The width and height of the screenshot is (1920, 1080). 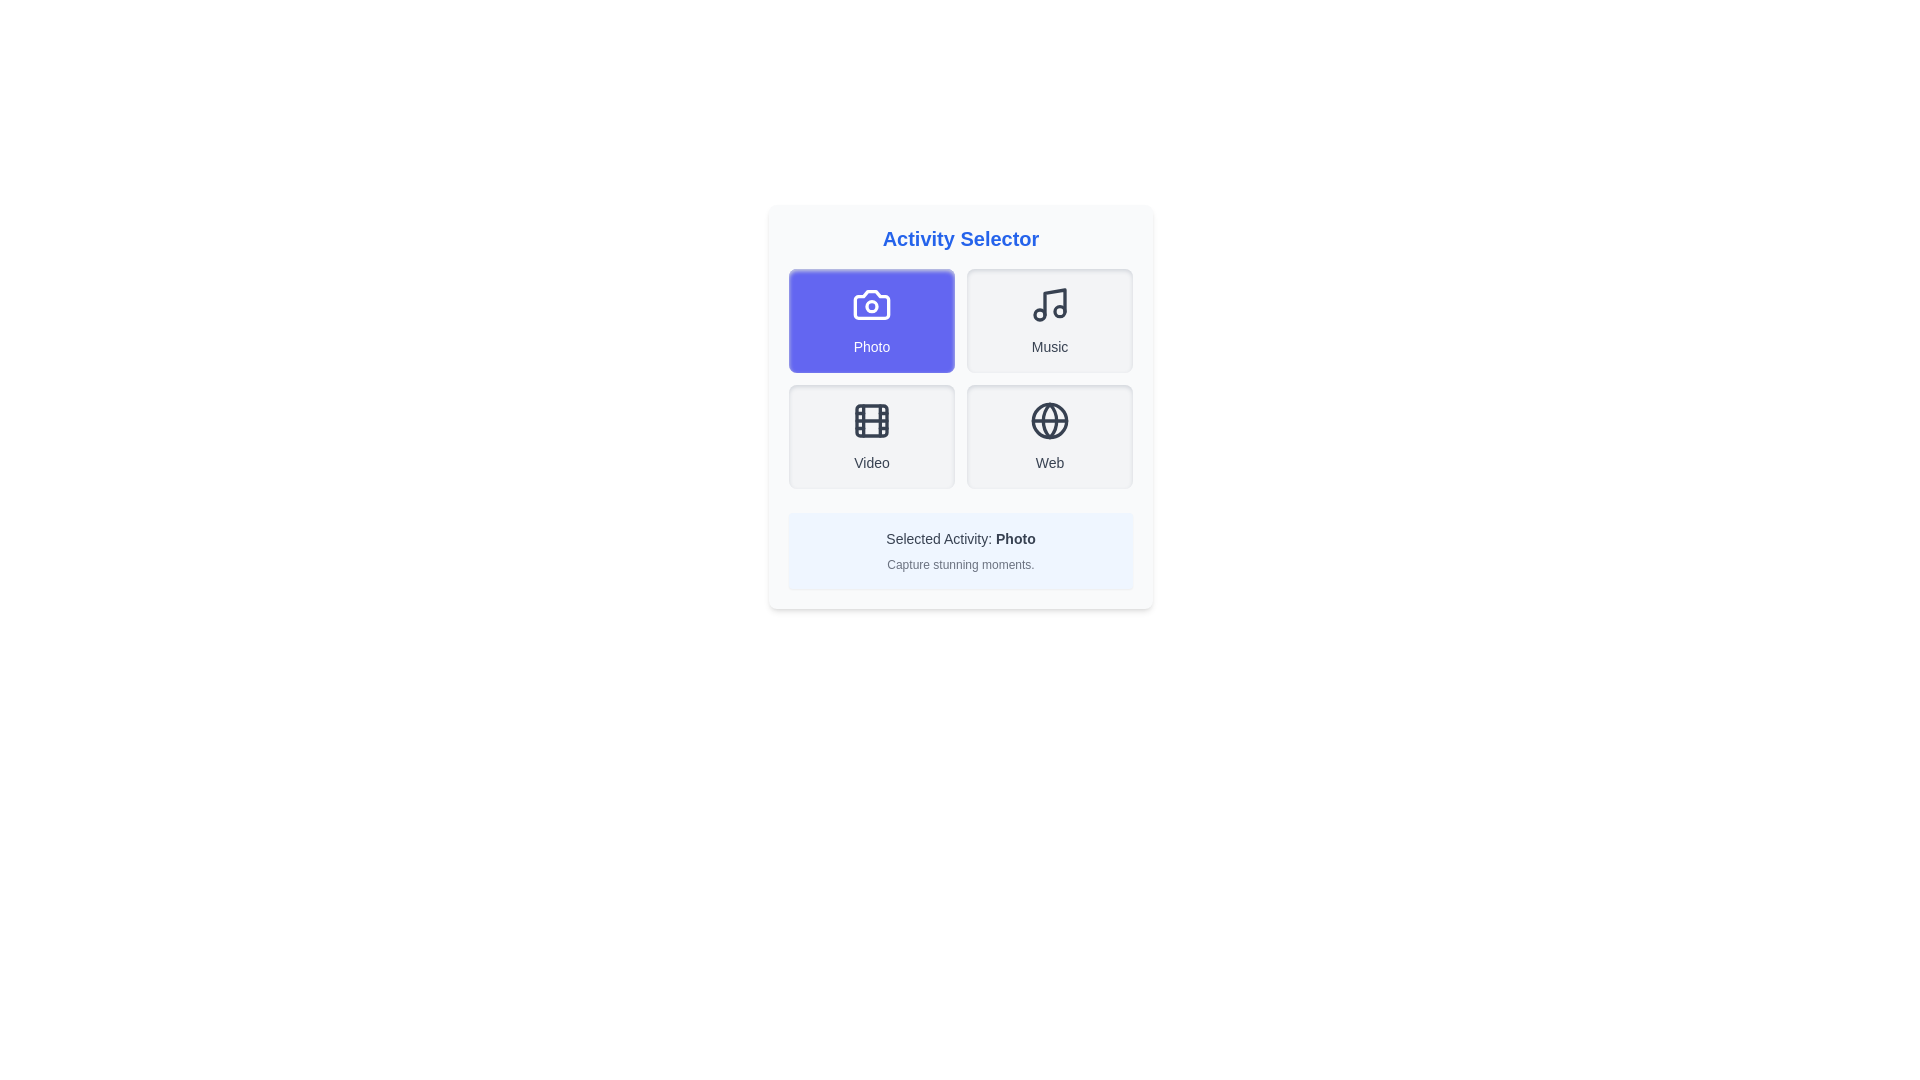 What do you see at coordinates (1049, 419) in the screenshot?
I see `the graphical circle element that is part of the 'Web' option icon located in the bottom-right quadrant of a 2x2 grid of buttons` at bounding box center [1049, 419].